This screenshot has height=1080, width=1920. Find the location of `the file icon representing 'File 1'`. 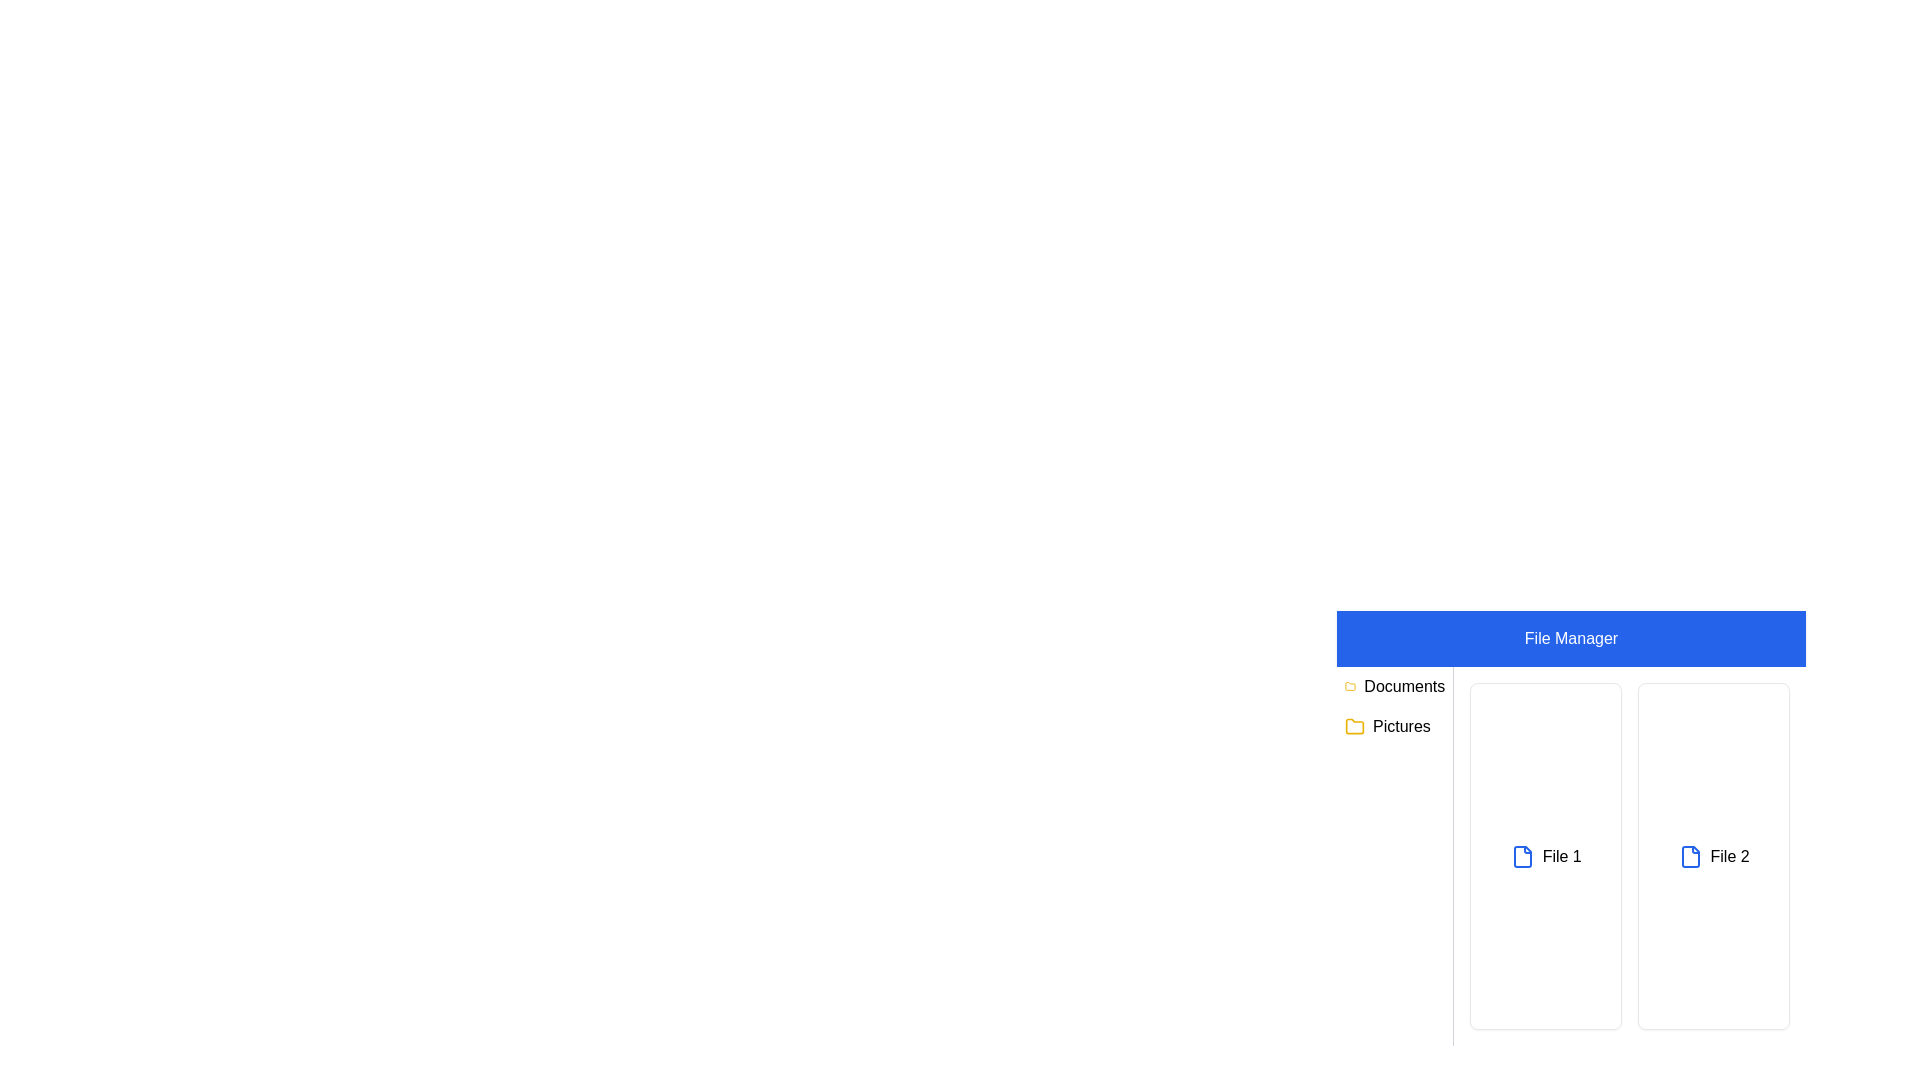

the file icon representing 'File 1' is located at coordinates (1521, 855).